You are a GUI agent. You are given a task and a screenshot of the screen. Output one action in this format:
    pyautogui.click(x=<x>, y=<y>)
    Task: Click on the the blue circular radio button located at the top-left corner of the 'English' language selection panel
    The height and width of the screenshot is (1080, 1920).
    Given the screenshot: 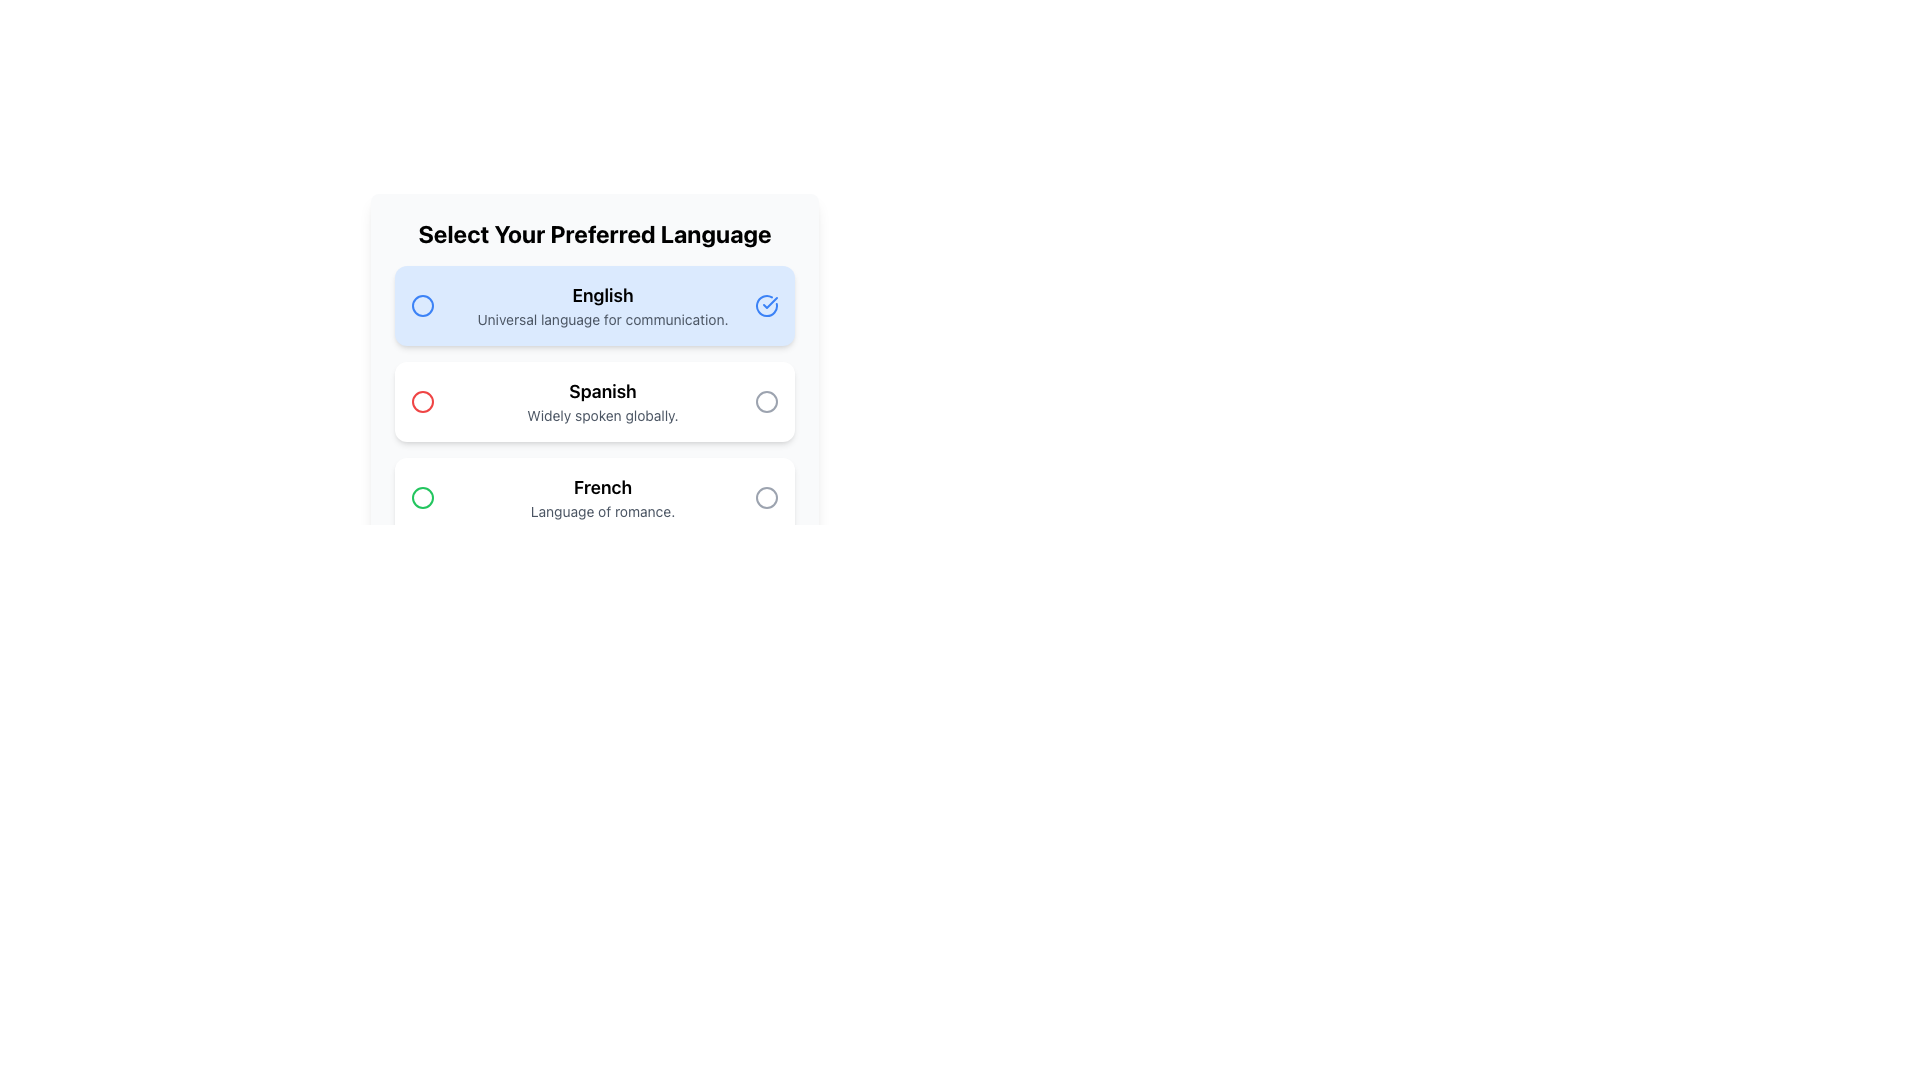 What is the action you would take?
    pyautogui.click(x=421, y=305)
    